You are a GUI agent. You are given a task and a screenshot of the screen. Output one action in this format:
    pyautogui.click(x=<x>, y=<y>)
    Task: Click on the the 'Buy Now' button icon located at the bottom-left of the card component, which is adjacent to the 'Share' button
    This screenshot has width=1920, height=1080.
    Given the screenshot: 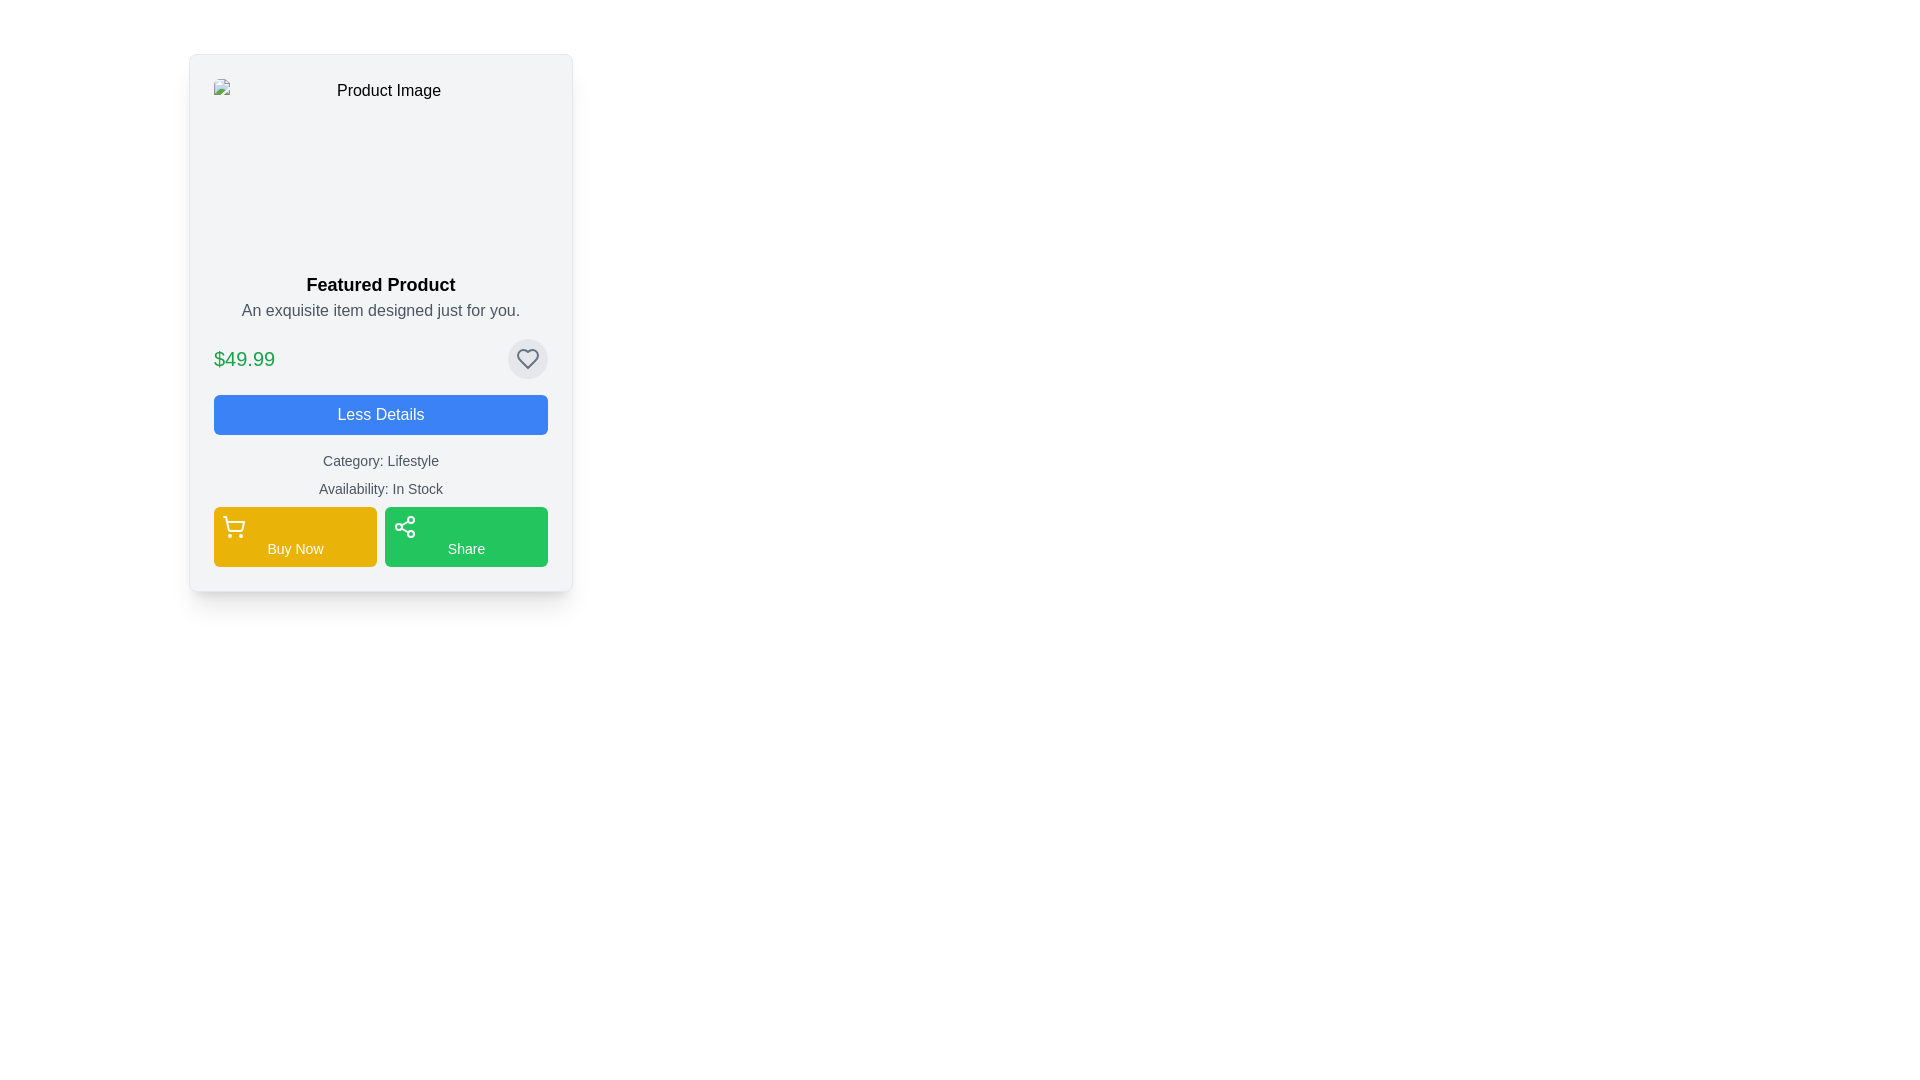 What is the action you would take?
    pyautogui.click(x=234, y=526)
    